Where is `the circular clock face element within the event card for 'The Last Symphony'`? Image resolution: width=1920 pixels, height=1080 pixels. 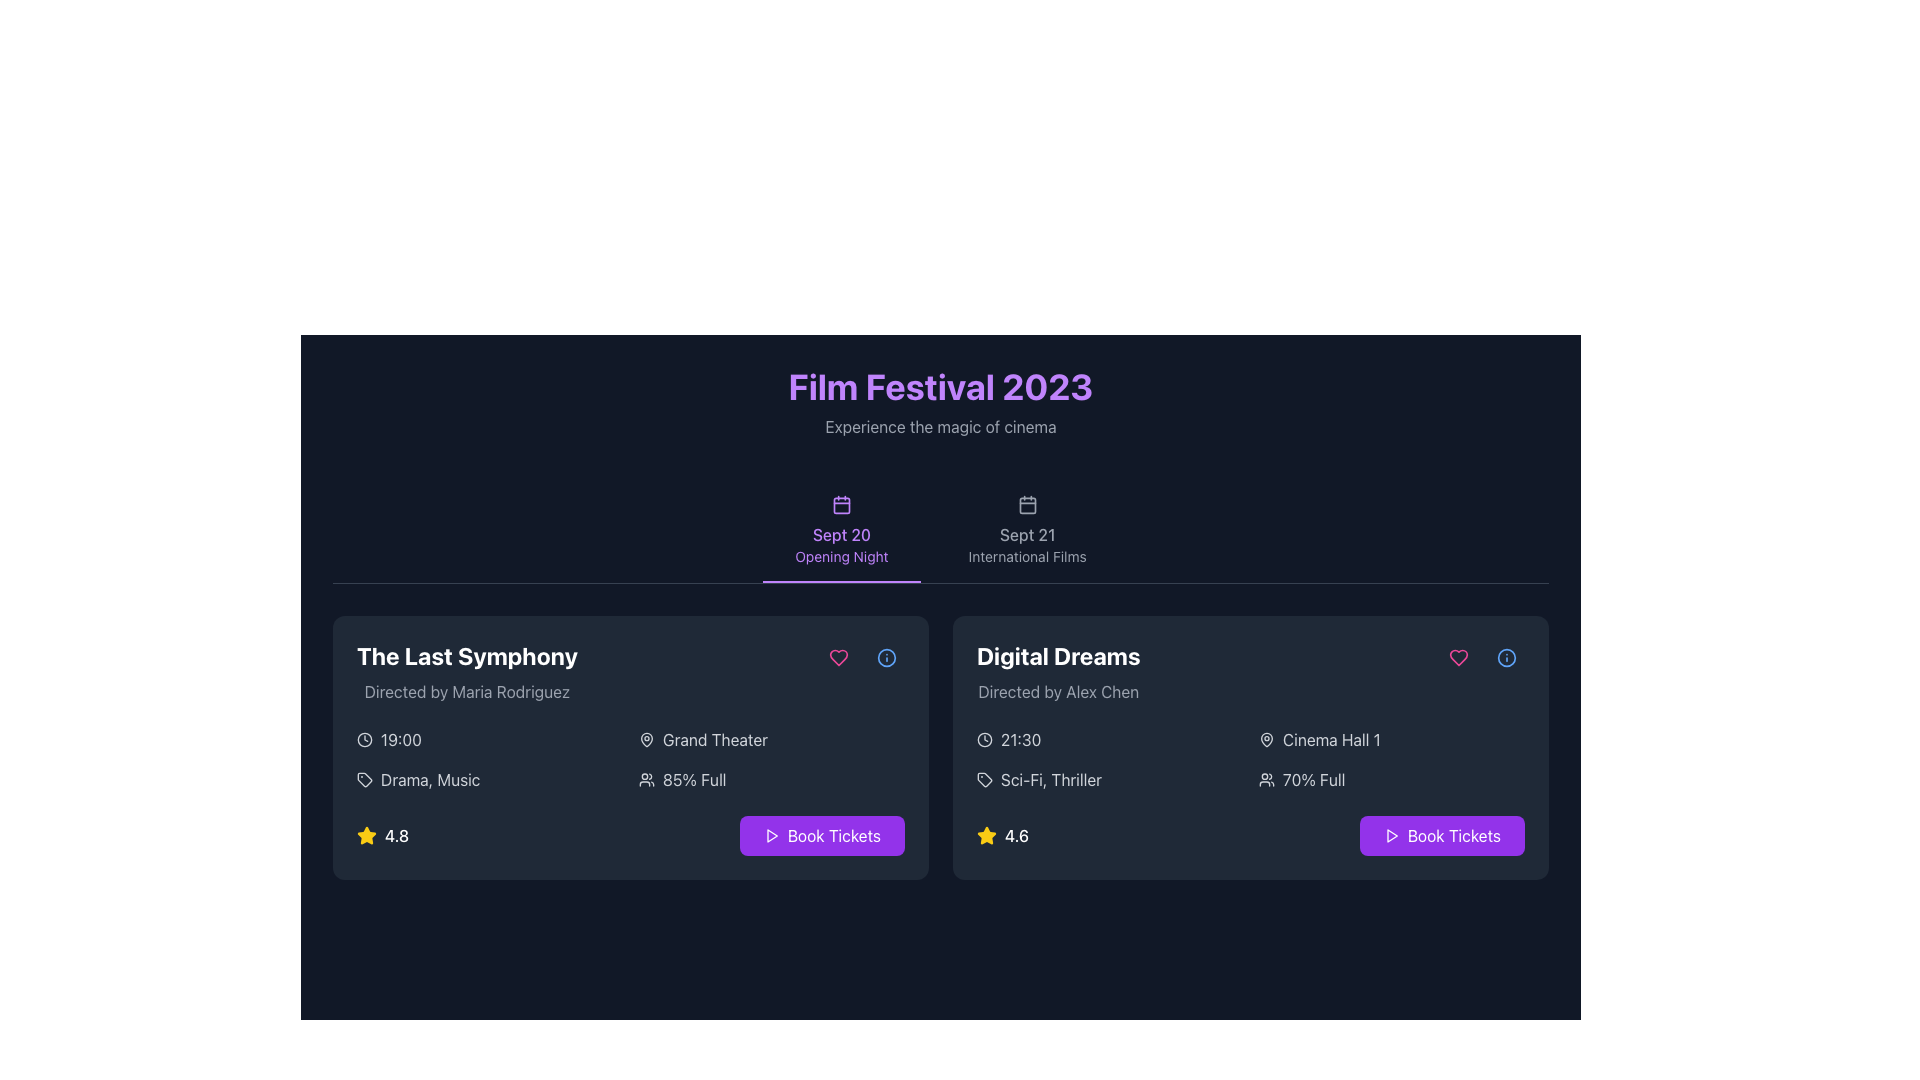 the circular clock face element within the event card for 'The Last Symphony' is located at coordinates (364, 740).